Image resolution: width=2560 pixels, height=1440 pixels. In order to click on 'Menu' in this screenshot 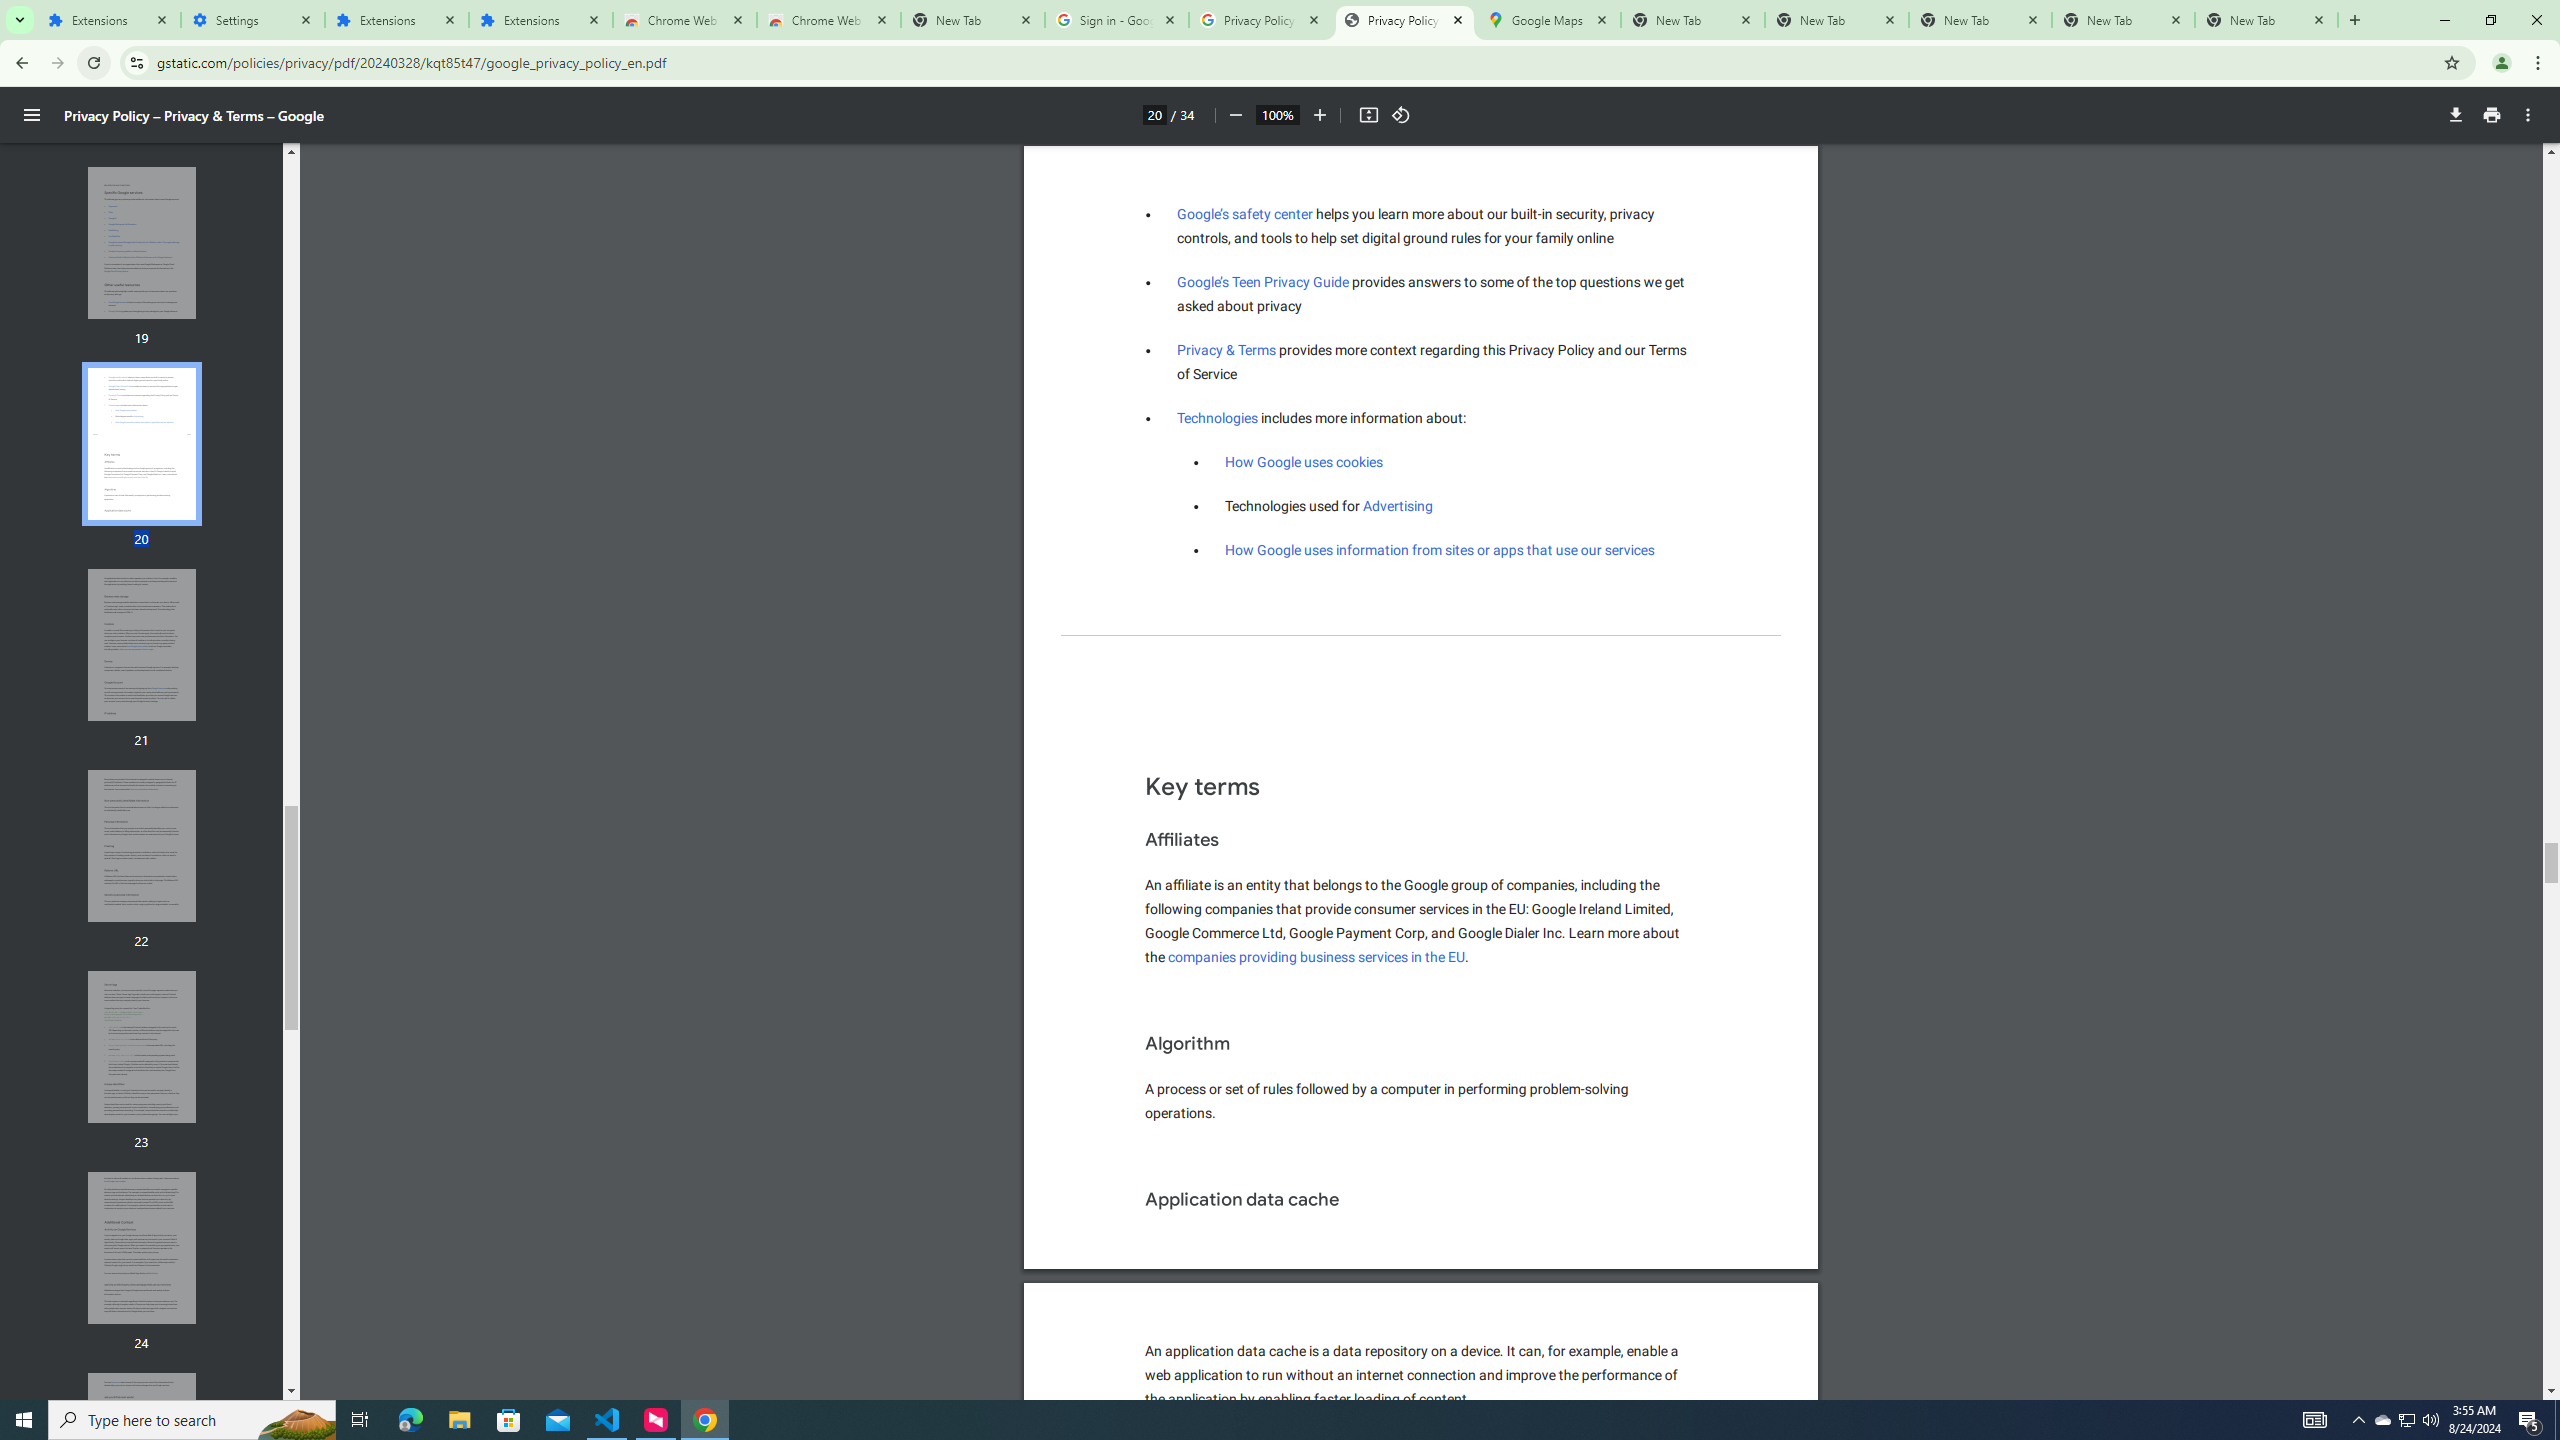, I will do `click(32, 114)`.